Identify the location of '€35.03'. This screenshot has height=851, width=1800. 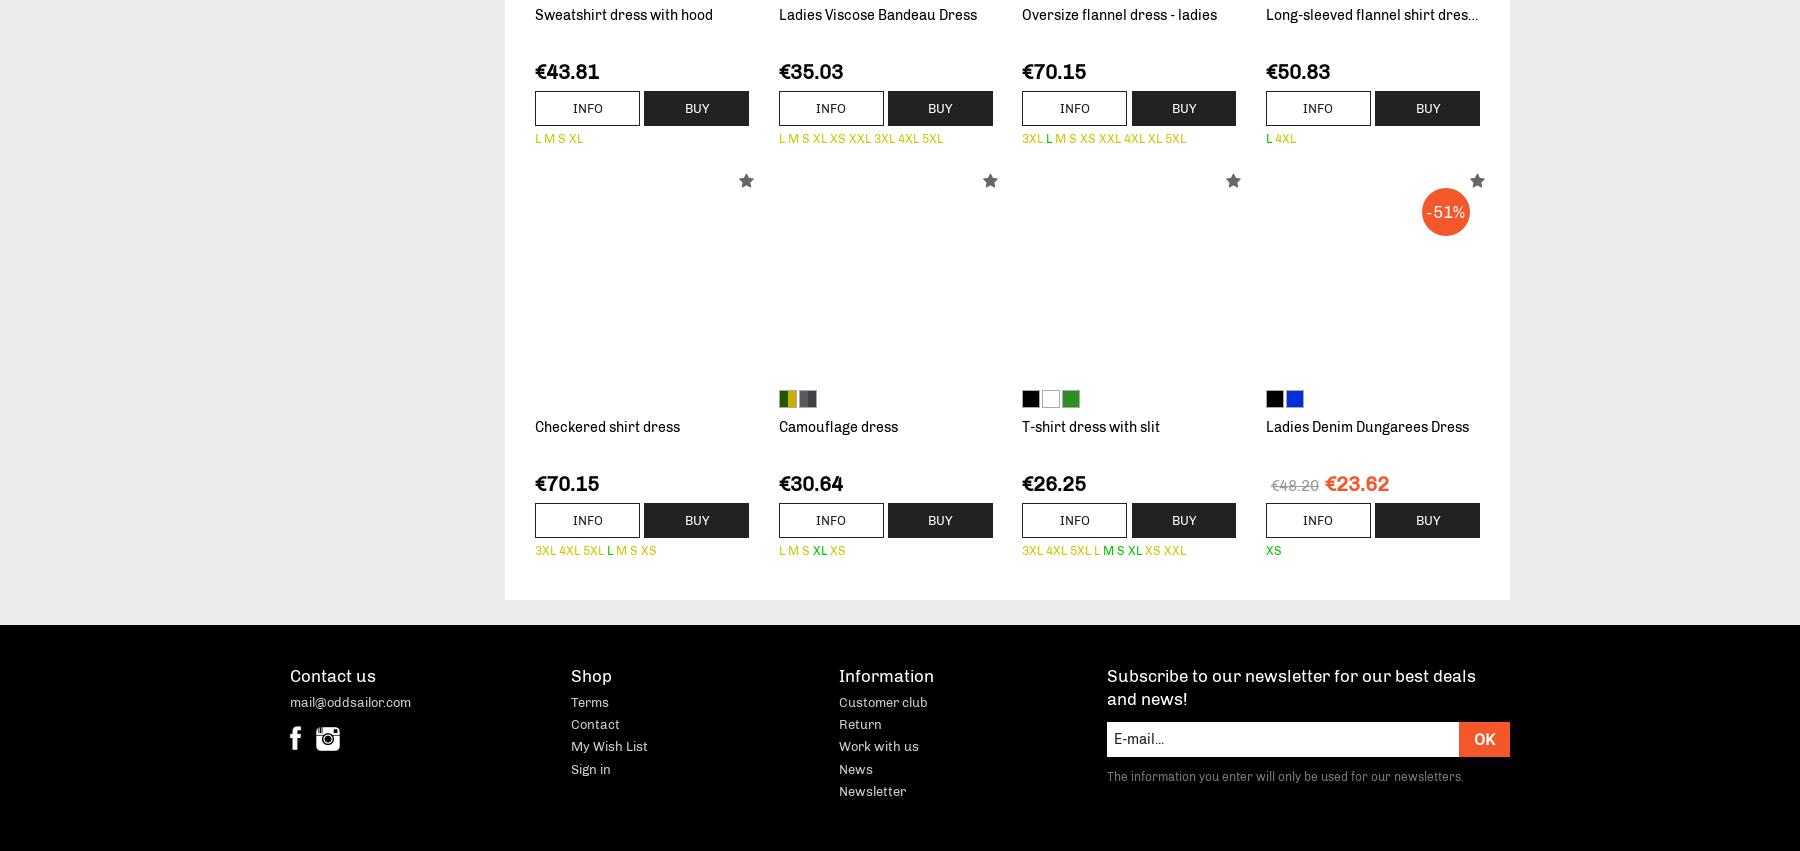
(810, 71).